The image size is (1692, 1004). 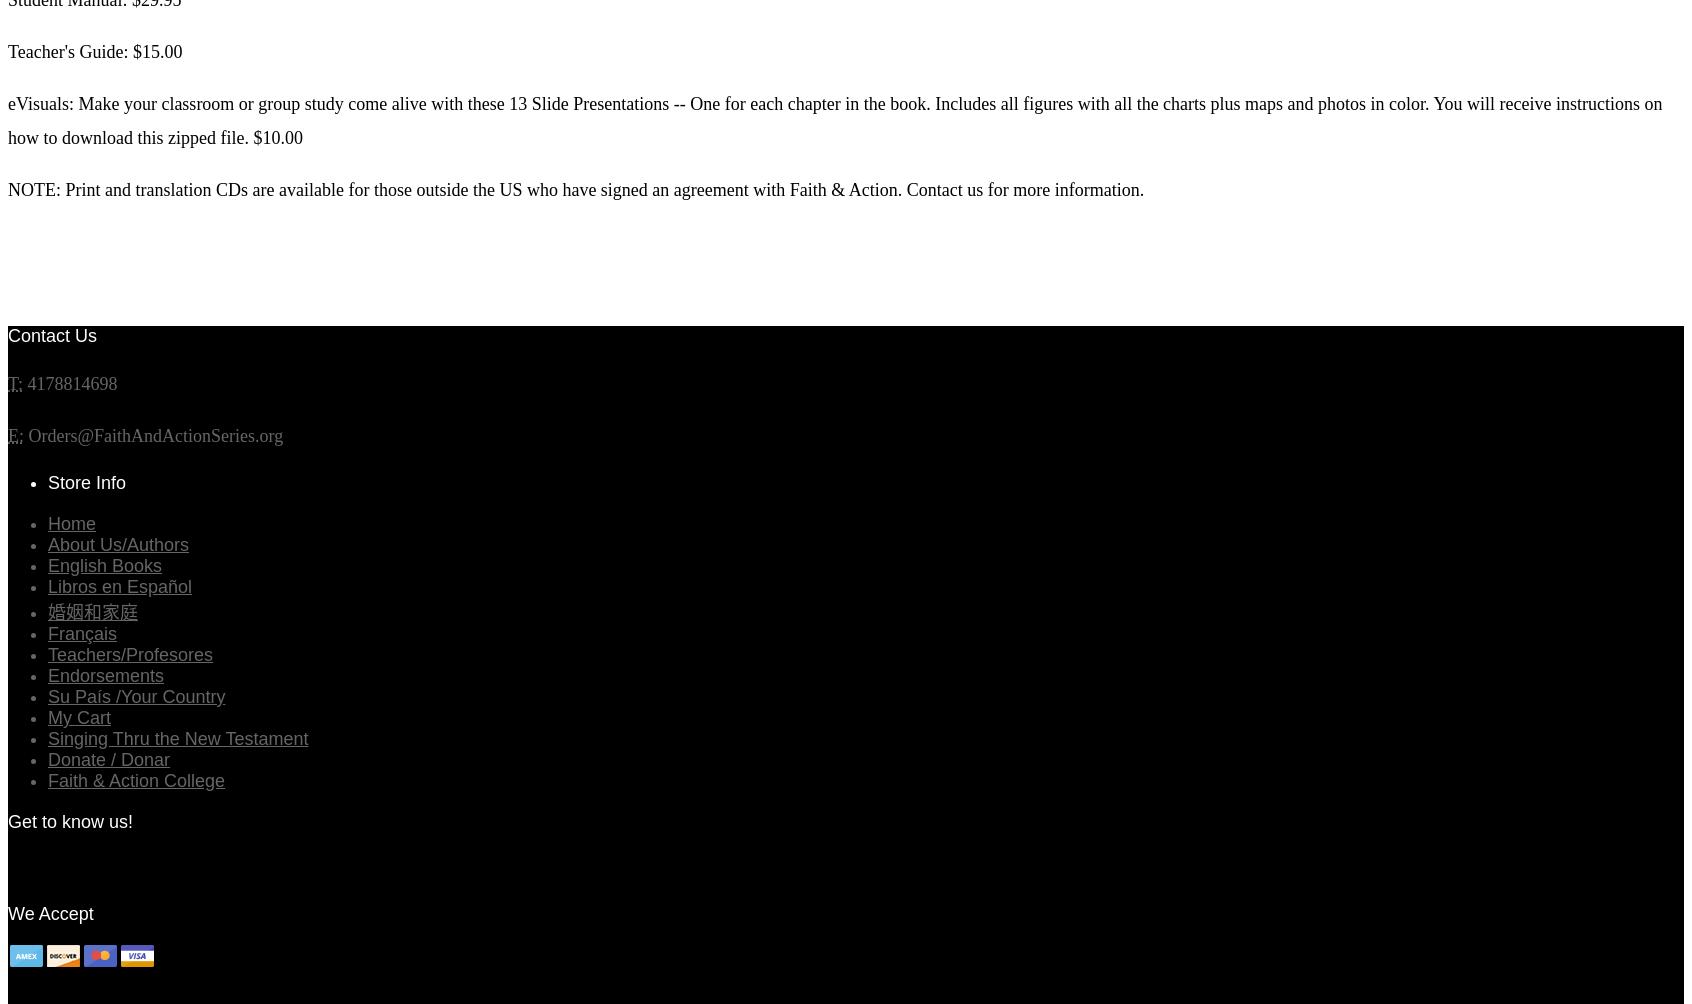 What do you see at coordinates (136, 694) in the screenshot?
I see `'Su País /Your Country'` at bounding box center [136, 694].